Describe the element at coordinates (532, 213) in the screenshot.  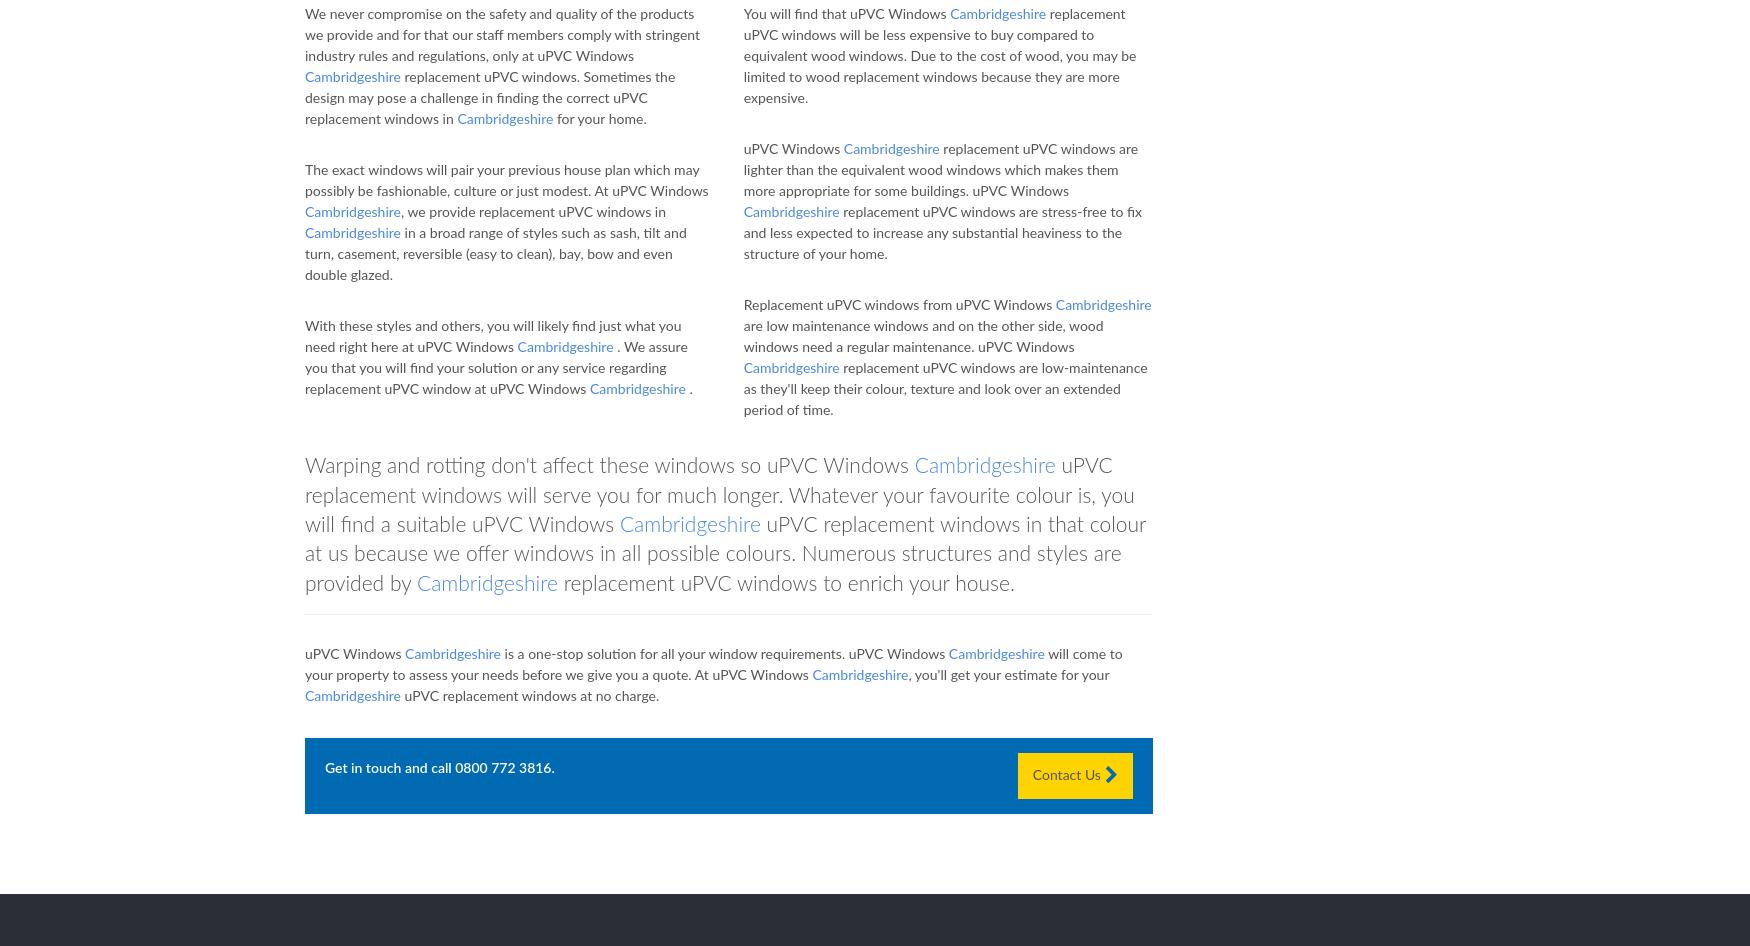
I see `', we provide replacement uPVC windows in'` at that location.